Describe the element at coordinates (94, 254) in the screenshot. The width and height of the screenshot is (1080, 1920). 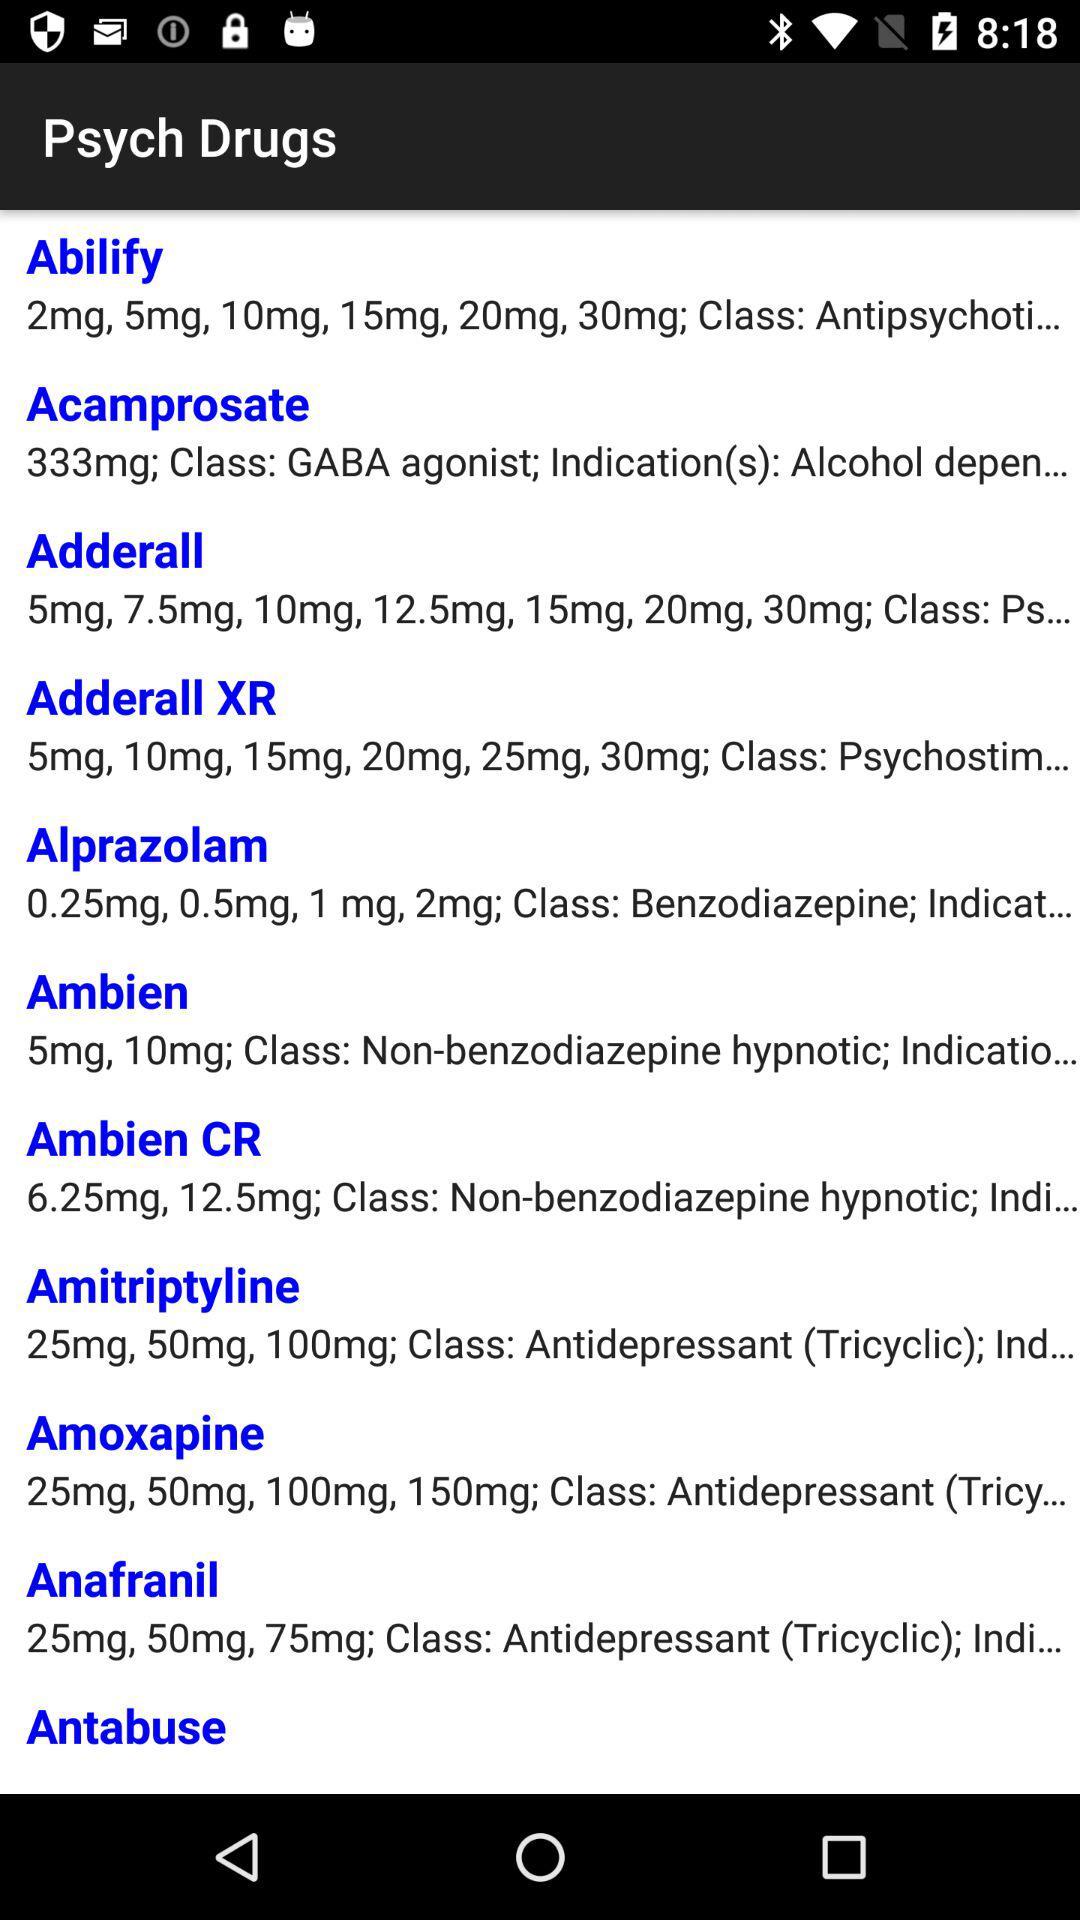
I see `app below psych drugs icon` at that location.